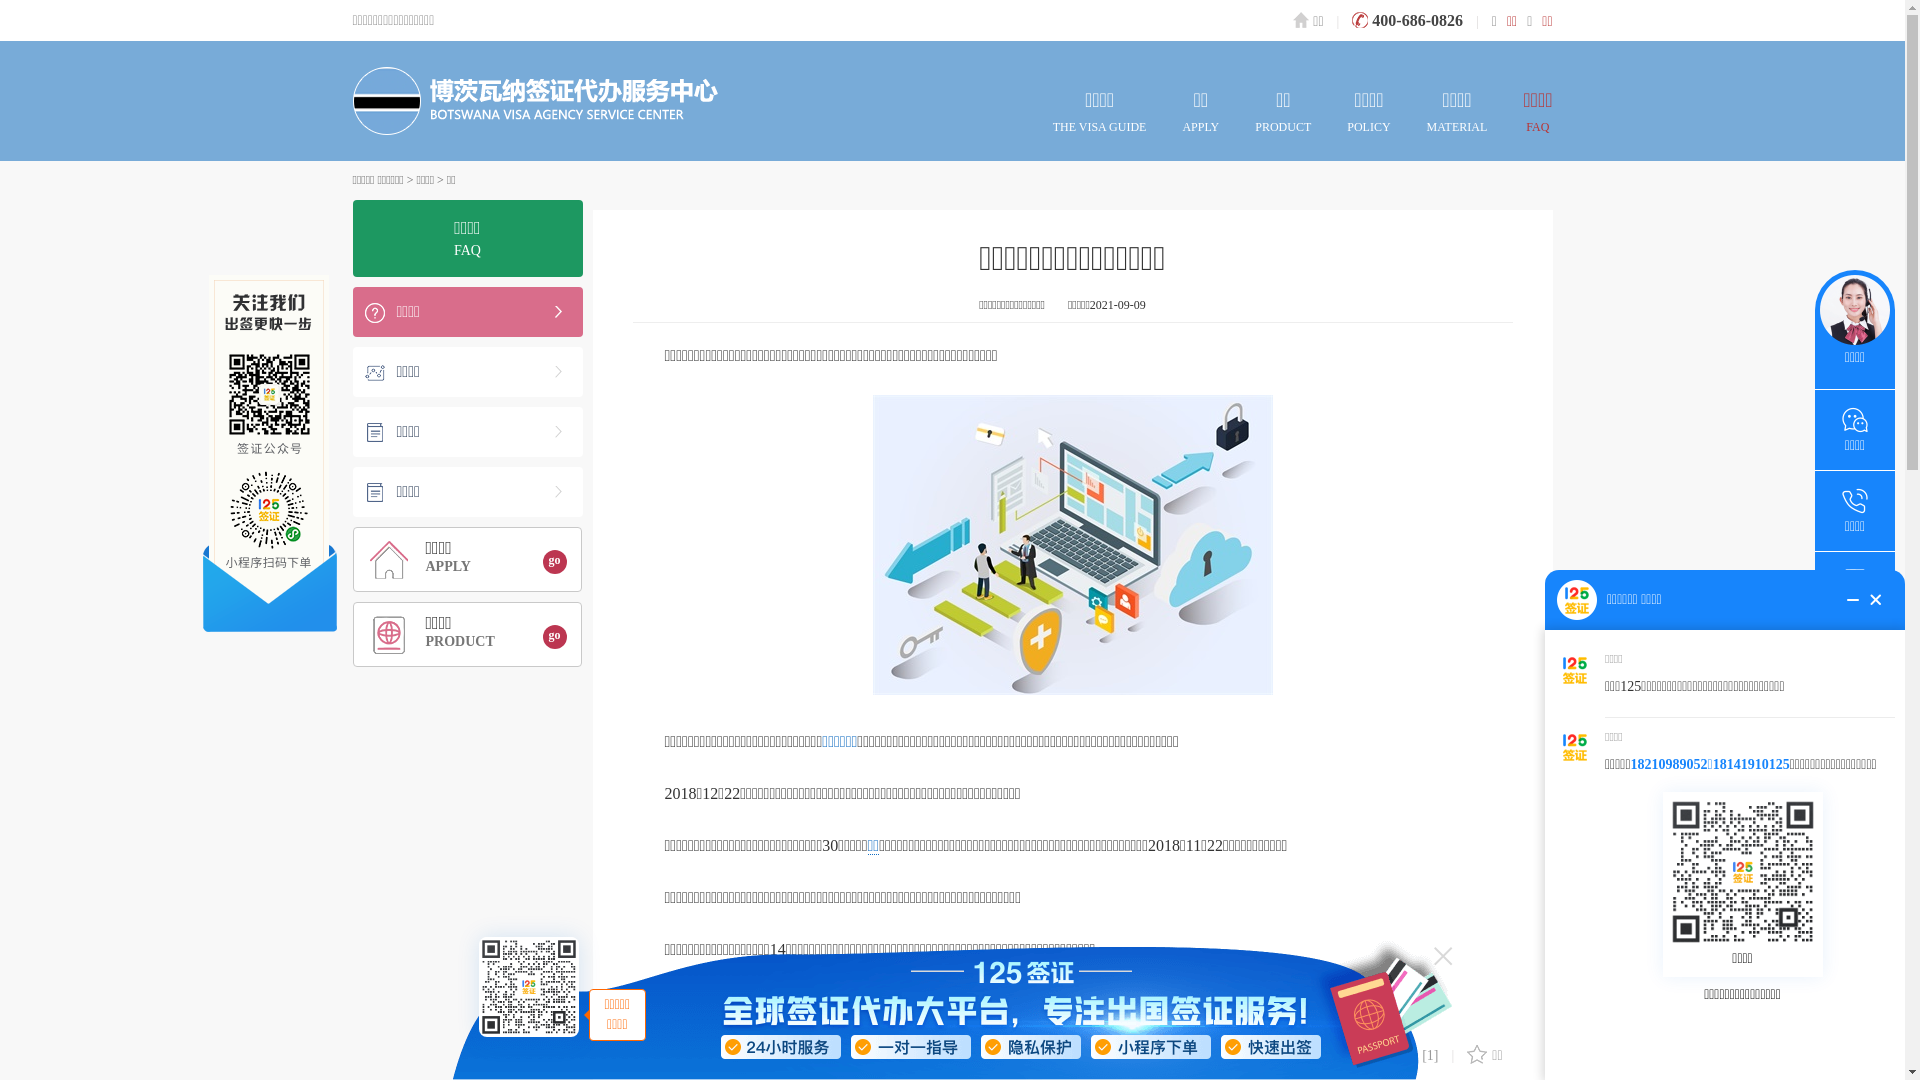 The width and height of the screenshot is (1920, 1080). I want to click on '[1]', so click(1416, 1054).